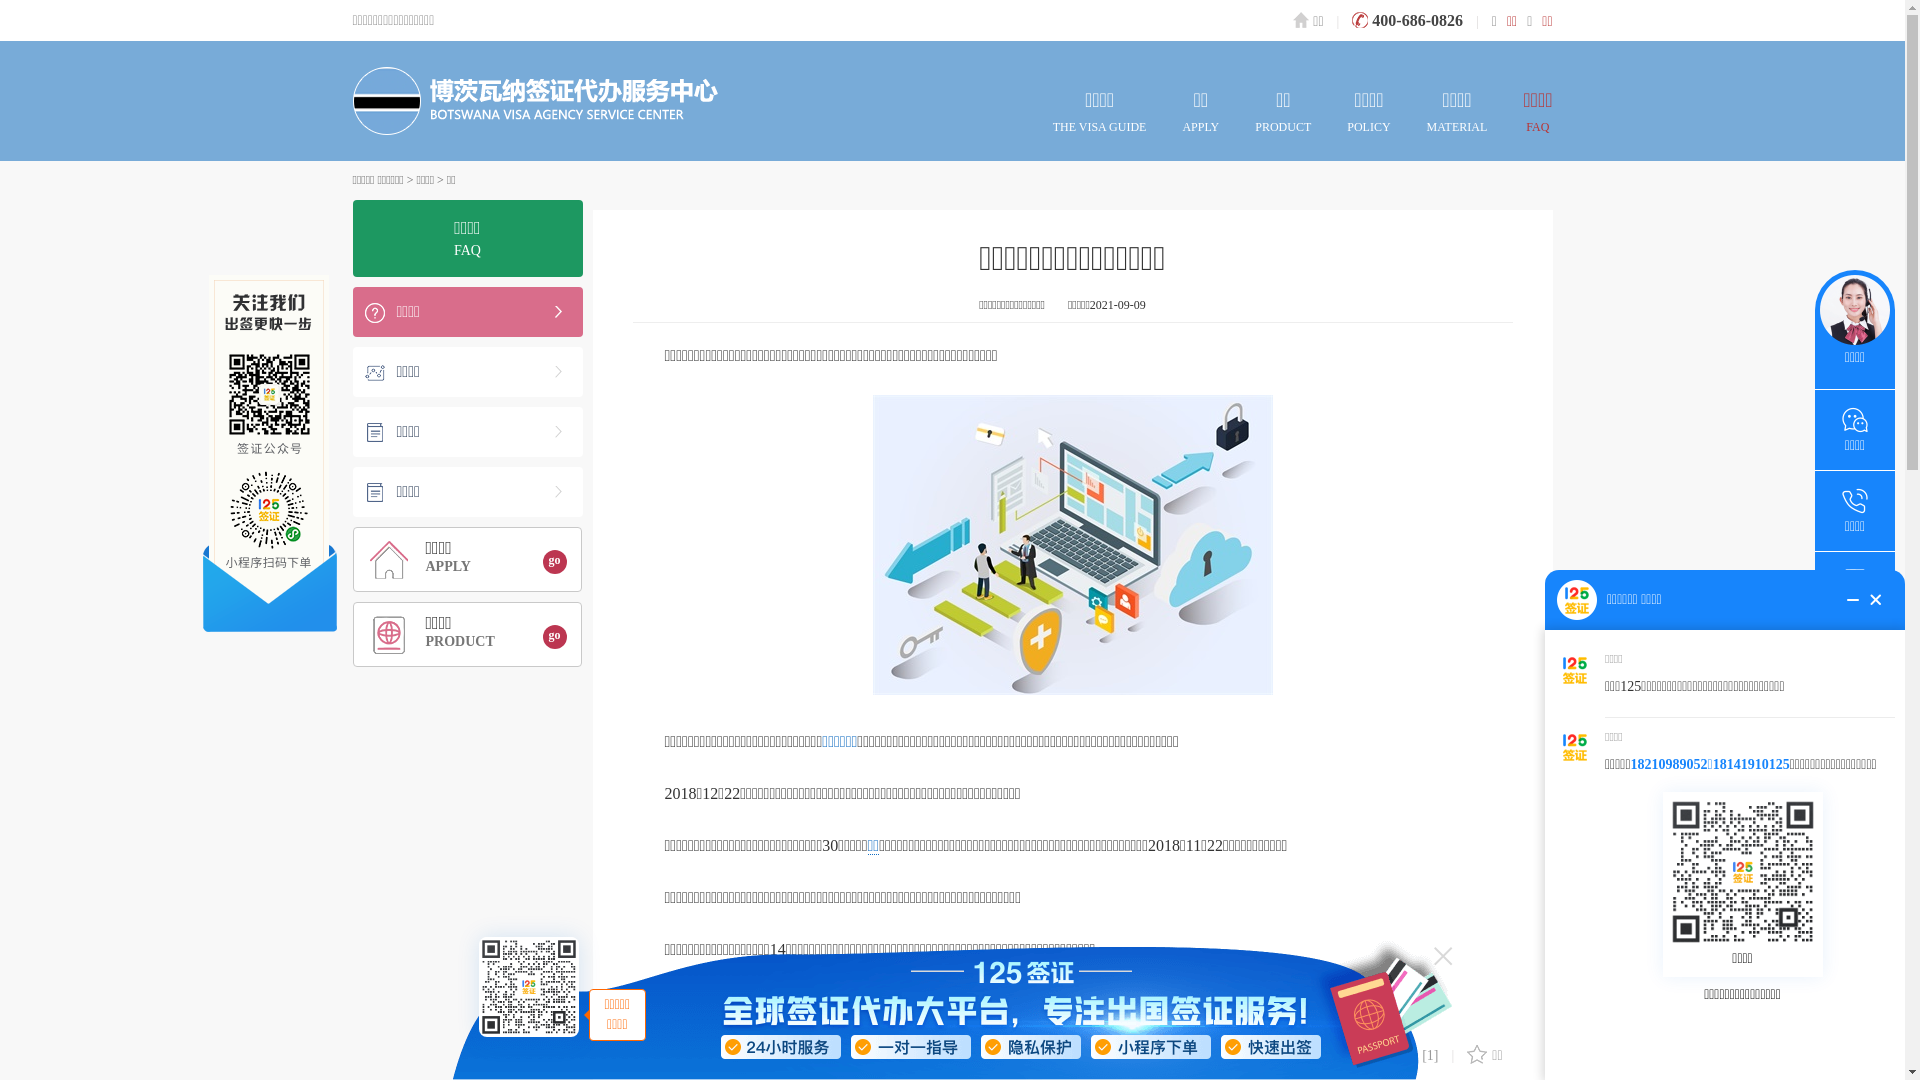 The width and height of the screenshot is (1920, 1080). I want to click on '[1]', so click(1416, 1054).